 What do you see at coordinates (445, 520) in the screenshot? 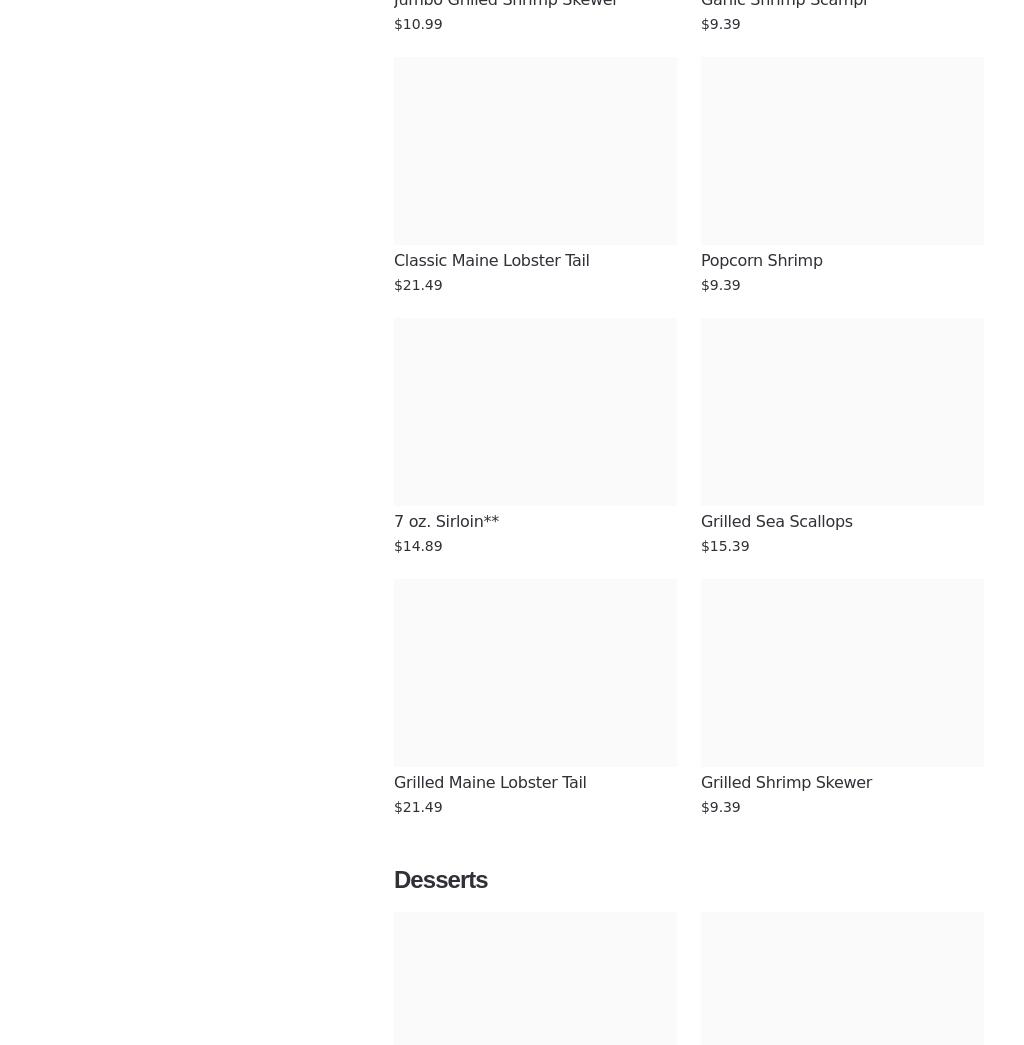
I see `'7 oz. Sirloin**'` at bounding box center [445, 520].